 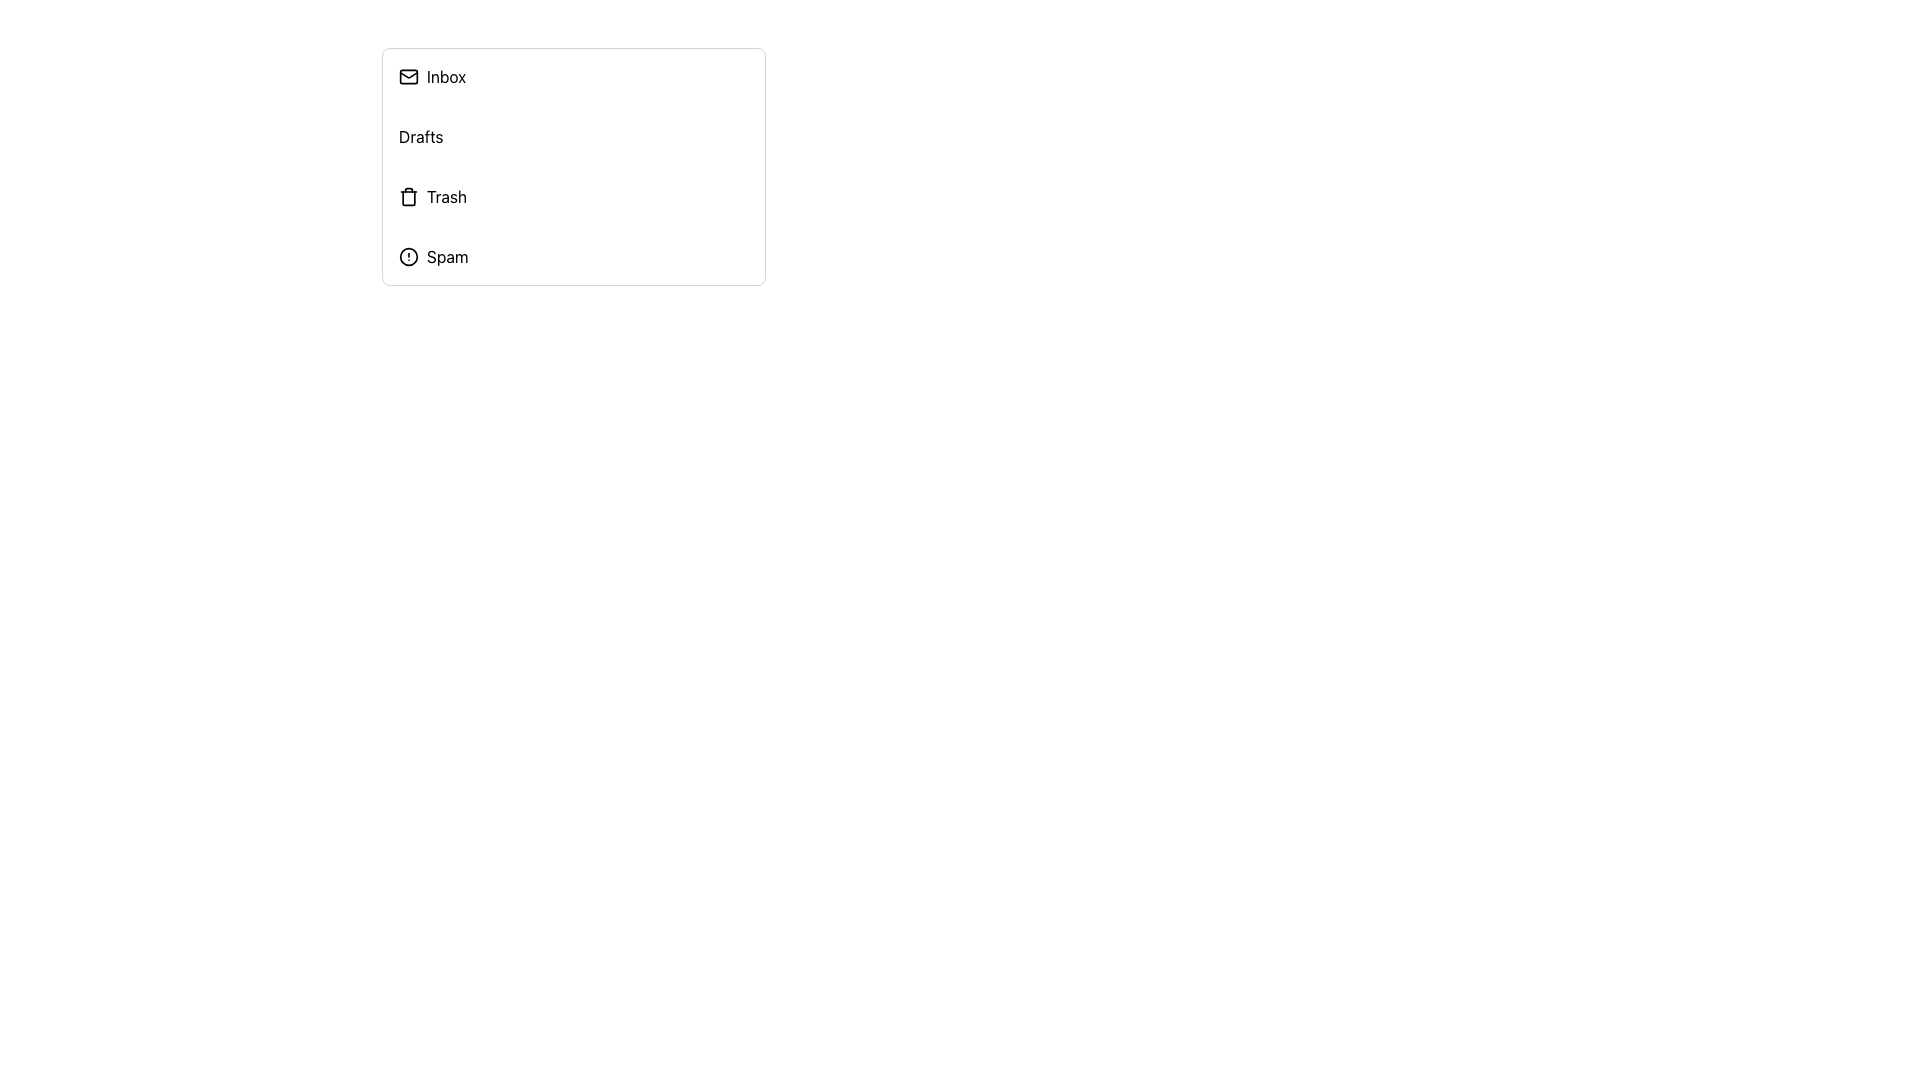 I want to click on the second item in the list, which serves as a navigation link to the 'Drafts' section, located below 'Inbox' and above 'Trash', so click(x=573, y=136).